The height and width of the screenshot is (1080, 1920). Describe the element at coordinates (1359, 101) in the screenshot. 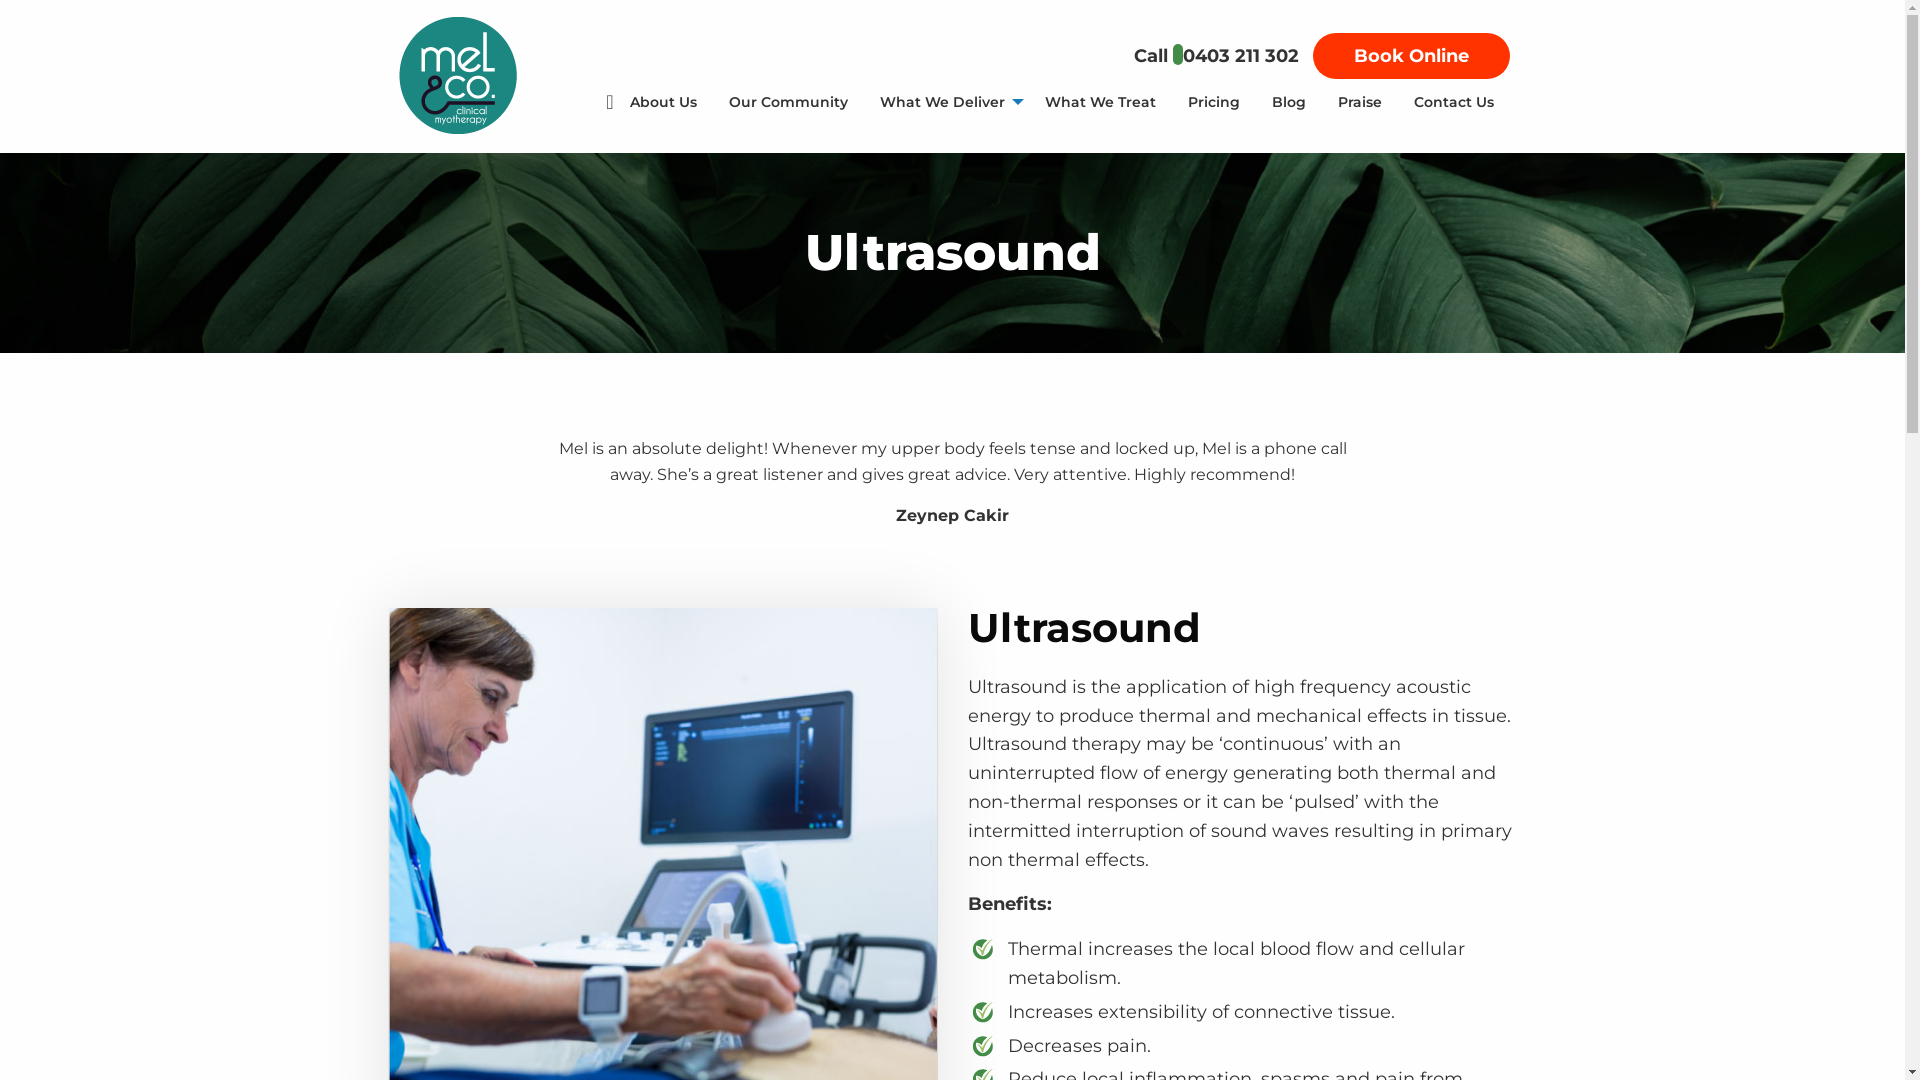

I see `'Praise'` at that location.